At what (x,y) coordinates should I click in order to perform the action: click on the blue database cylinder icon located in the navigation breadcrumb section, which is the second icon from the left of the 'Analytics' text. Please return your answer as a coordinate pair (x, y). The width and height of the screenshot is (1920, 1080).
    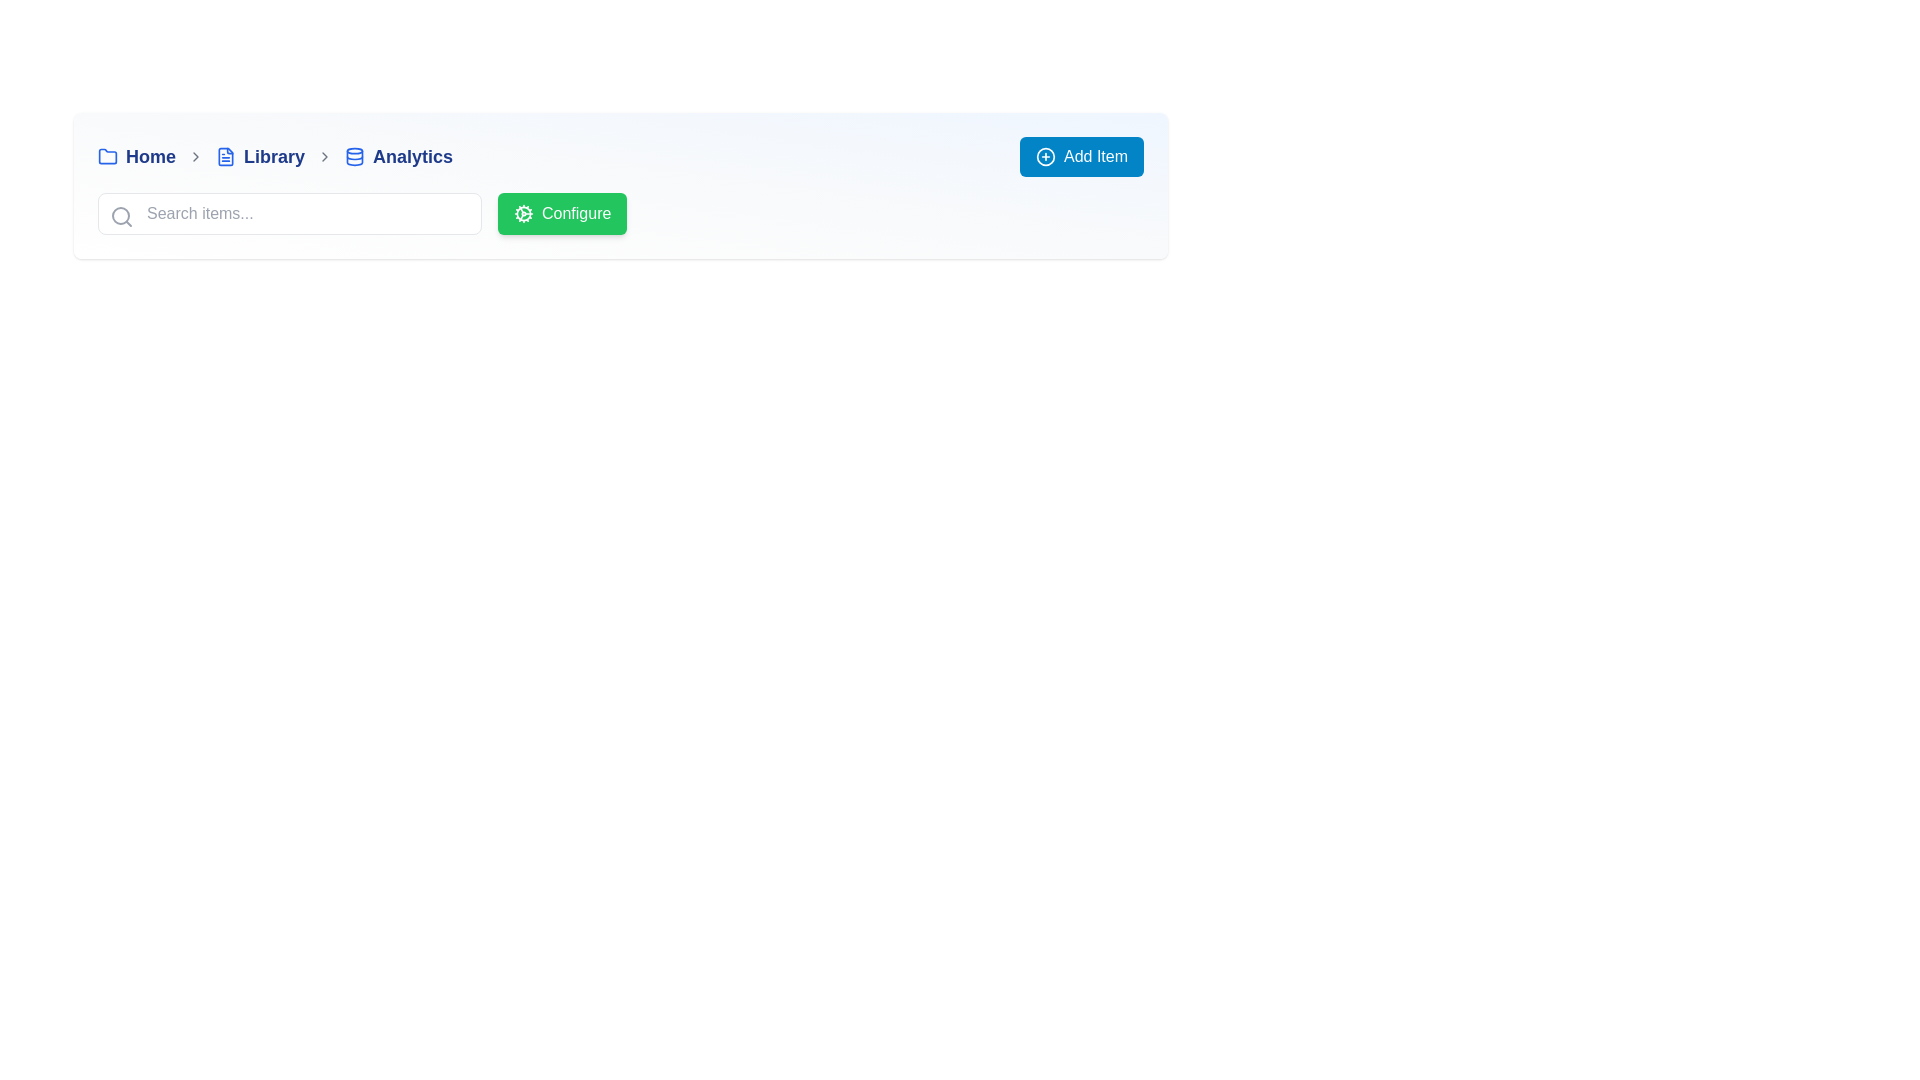
    Looking at the image, I should click on (355, 156).